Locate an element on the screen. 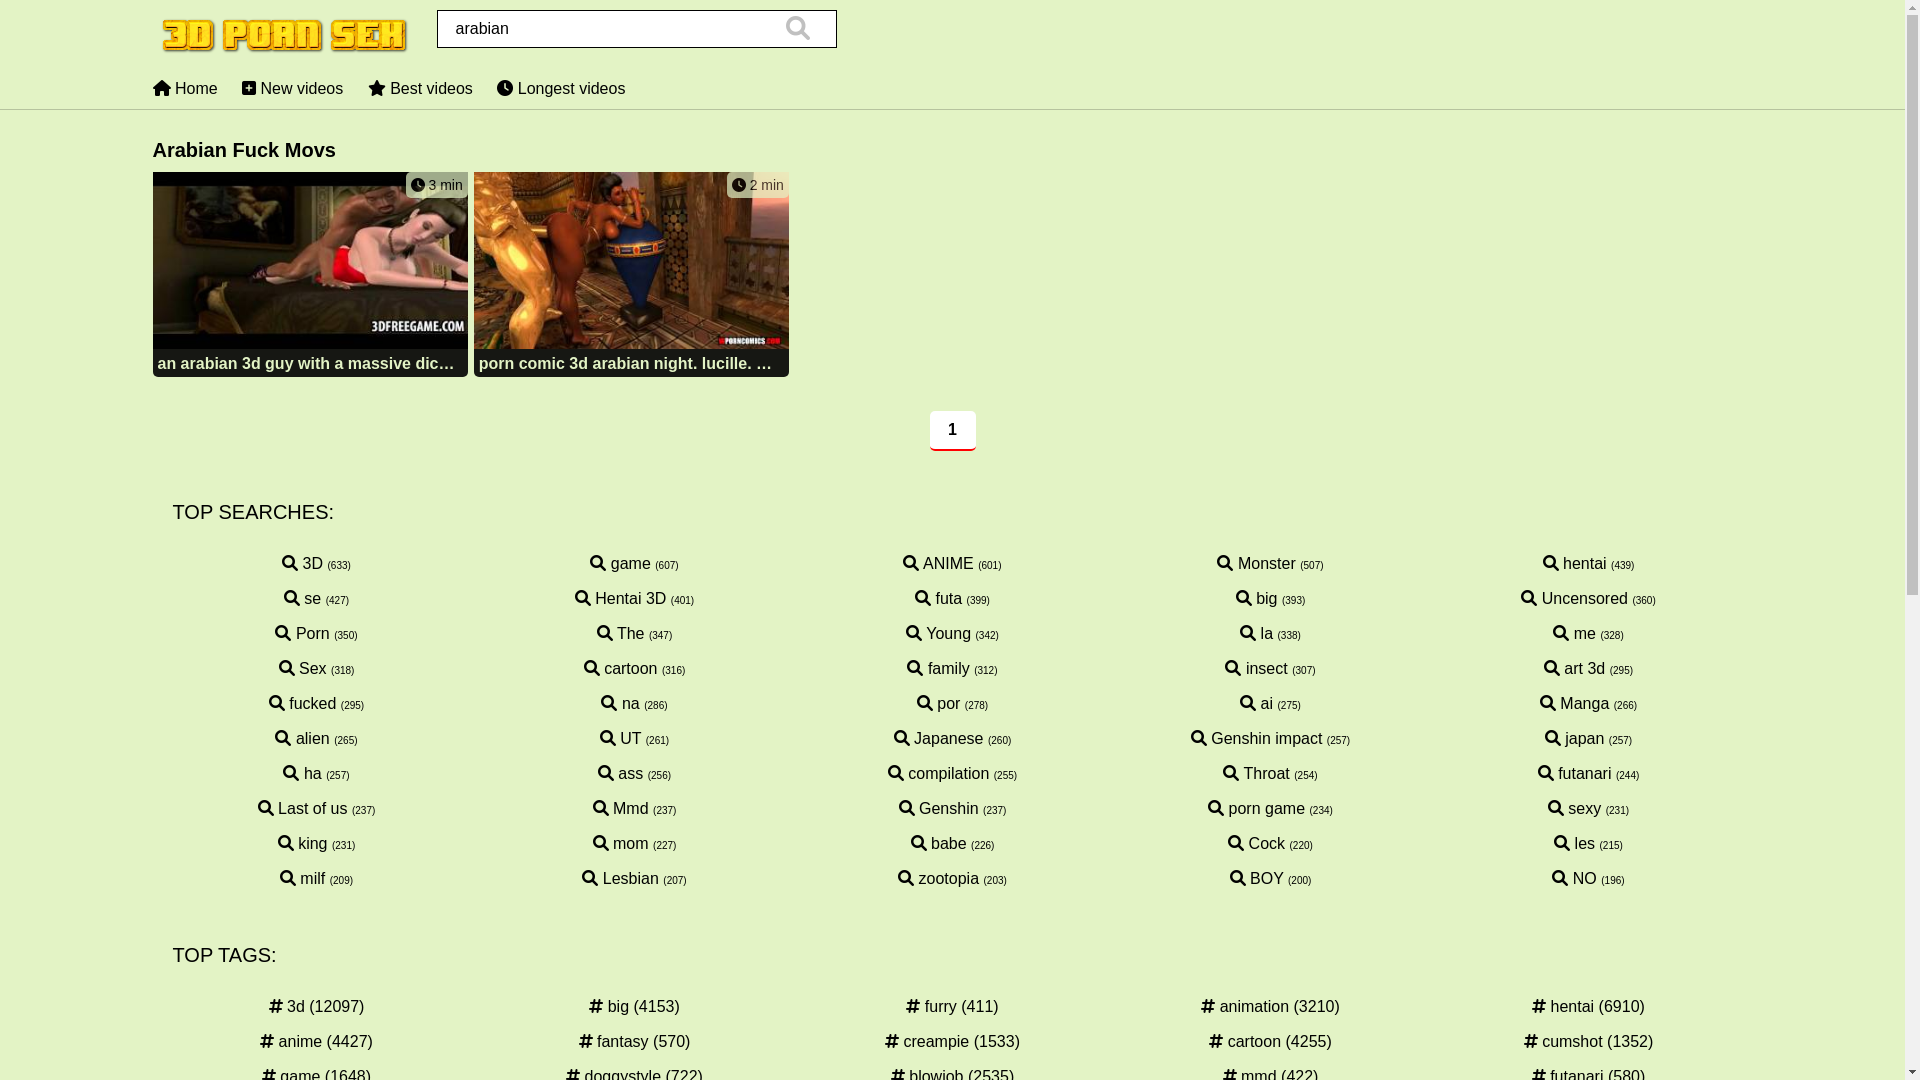 This screenshot has height=1080, width=1920. 'Mmd' is located at coordinates (619, 807).